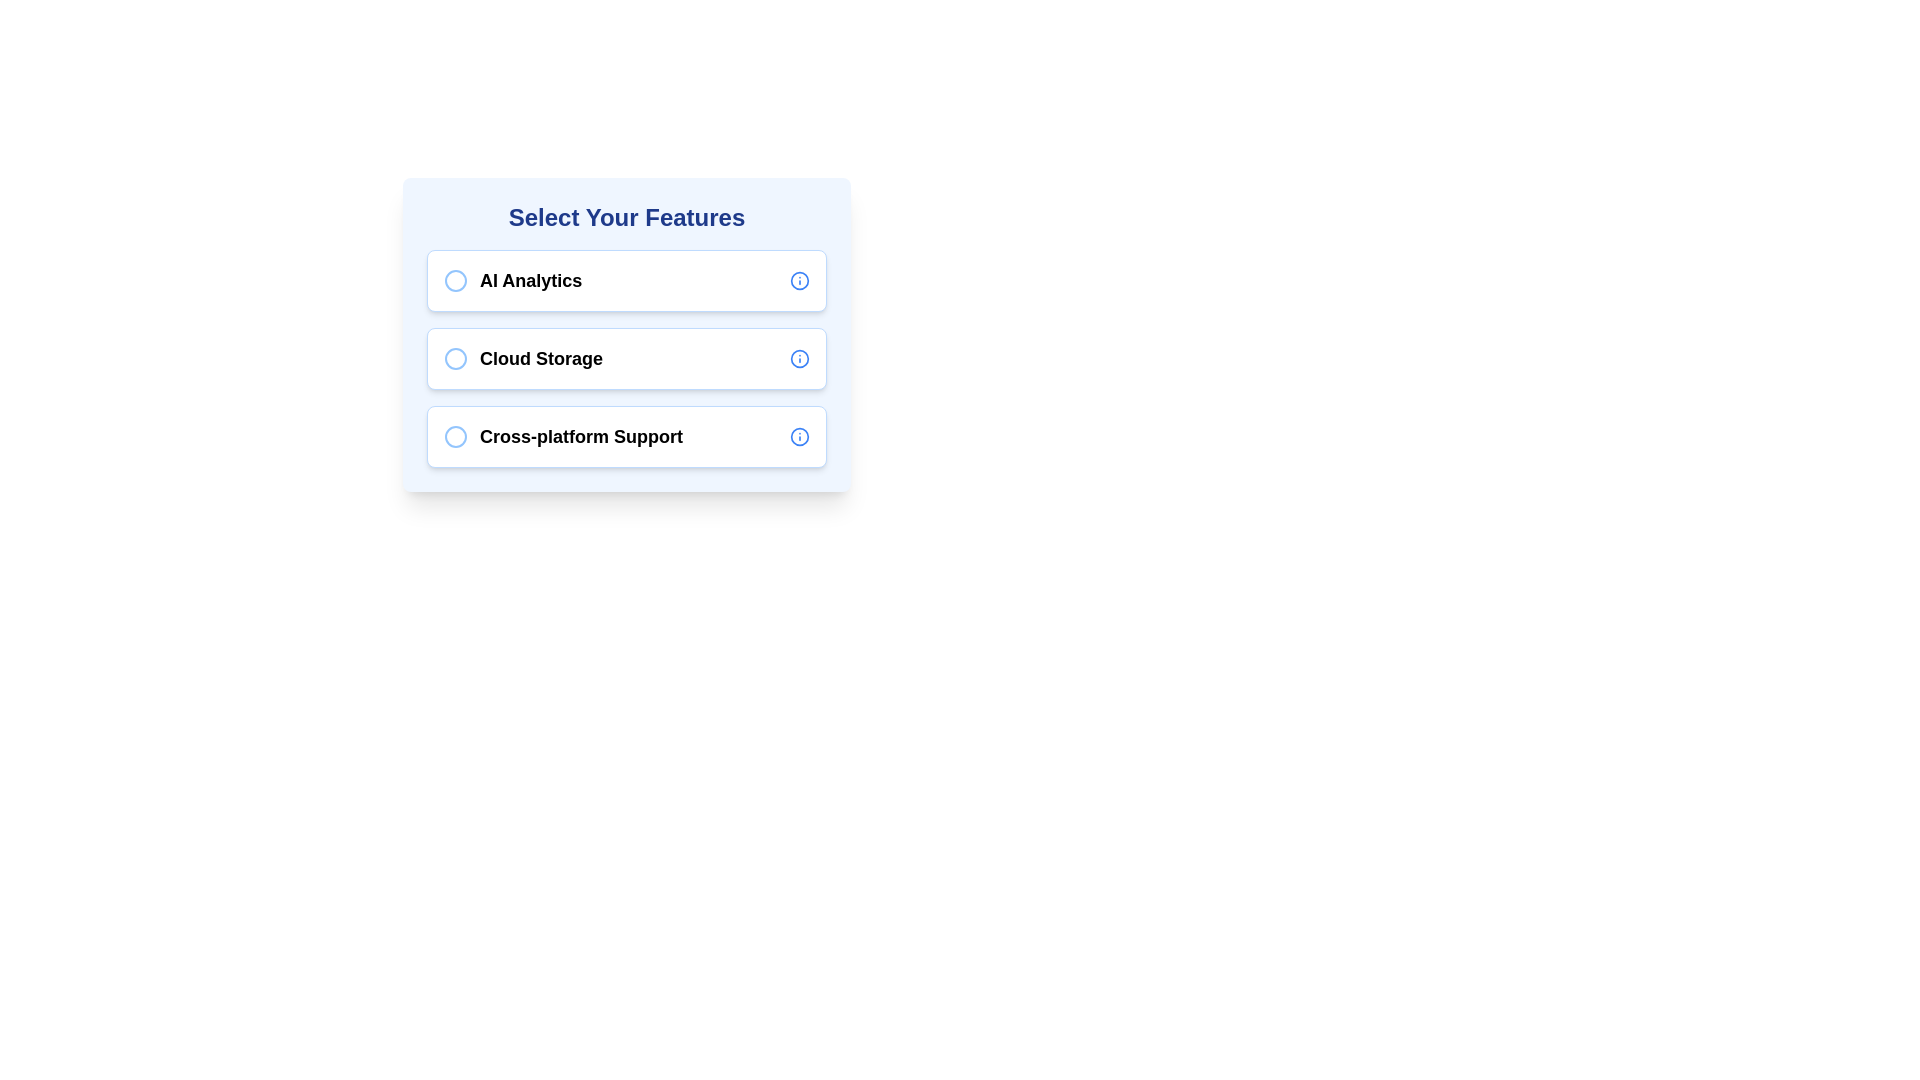 This screenshot has height=1080, width=1920. I want to click on the small circular widget with a thin blue border and blue fill, located inside the 'Cloud Storage' option in the features list, so click(455, 357).